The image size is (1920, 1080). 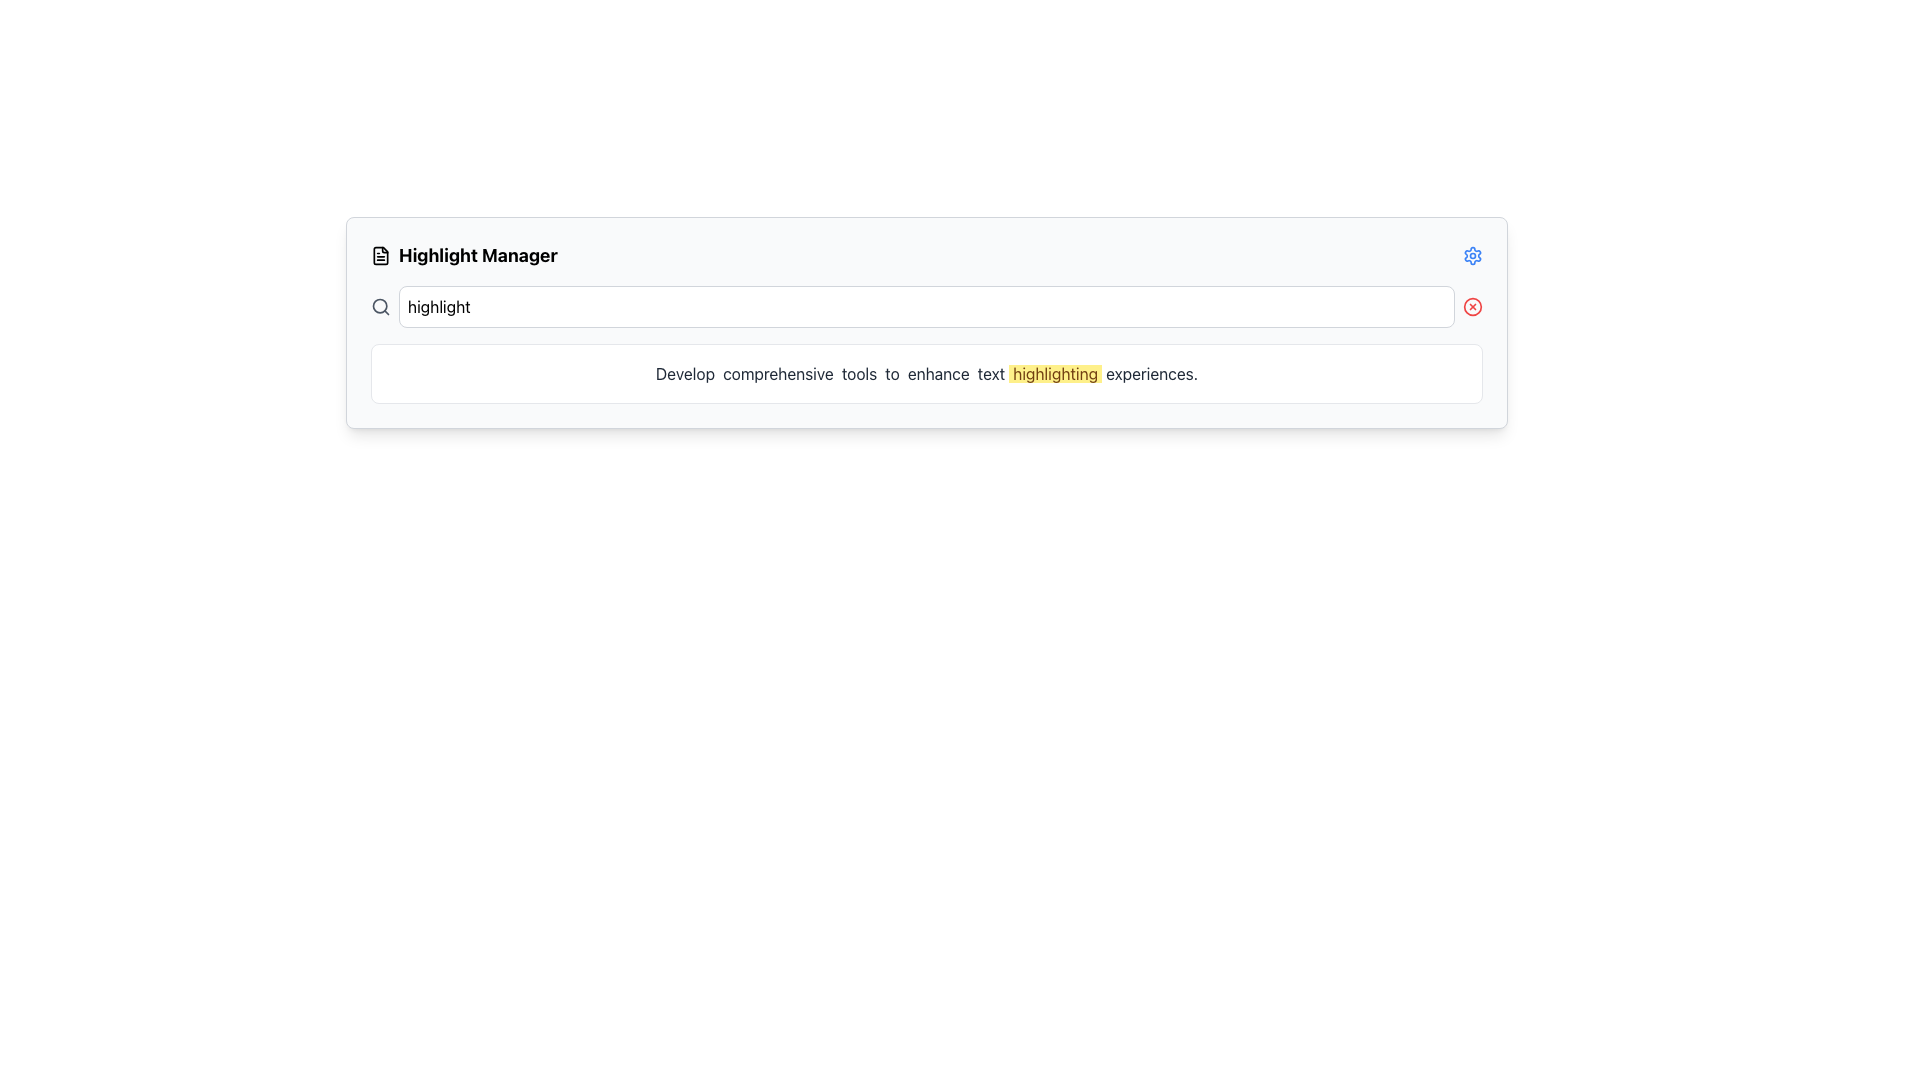 I want to click on the Icon button located at the far right of the text input field, so click(x=1473, y=307).